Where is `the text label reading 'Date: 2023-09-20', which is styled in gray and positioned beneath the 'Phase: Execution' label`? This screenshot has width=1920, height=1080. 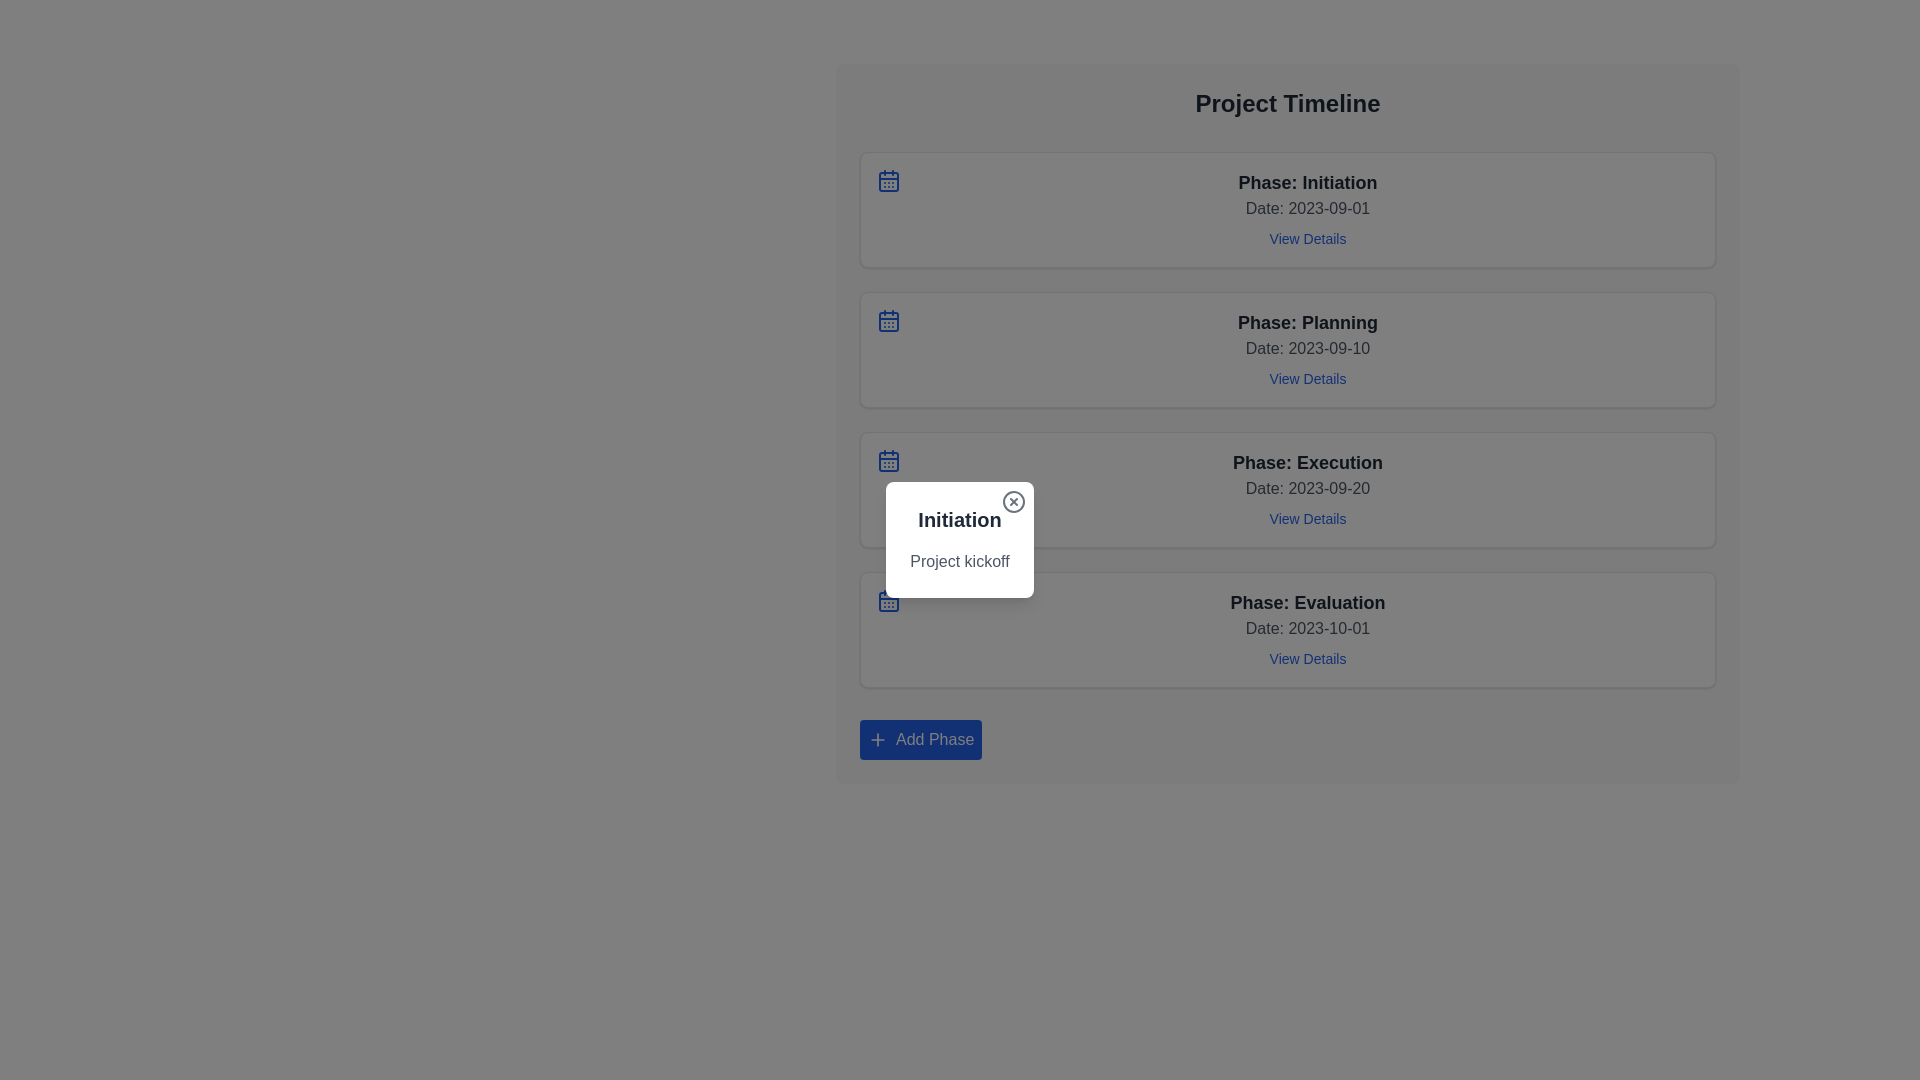 the text label reading 'Date: 2023-09-20', which is styled in gray and positioned beneath the 'Phase: Execution' label is located at coordinates (1308, 489).